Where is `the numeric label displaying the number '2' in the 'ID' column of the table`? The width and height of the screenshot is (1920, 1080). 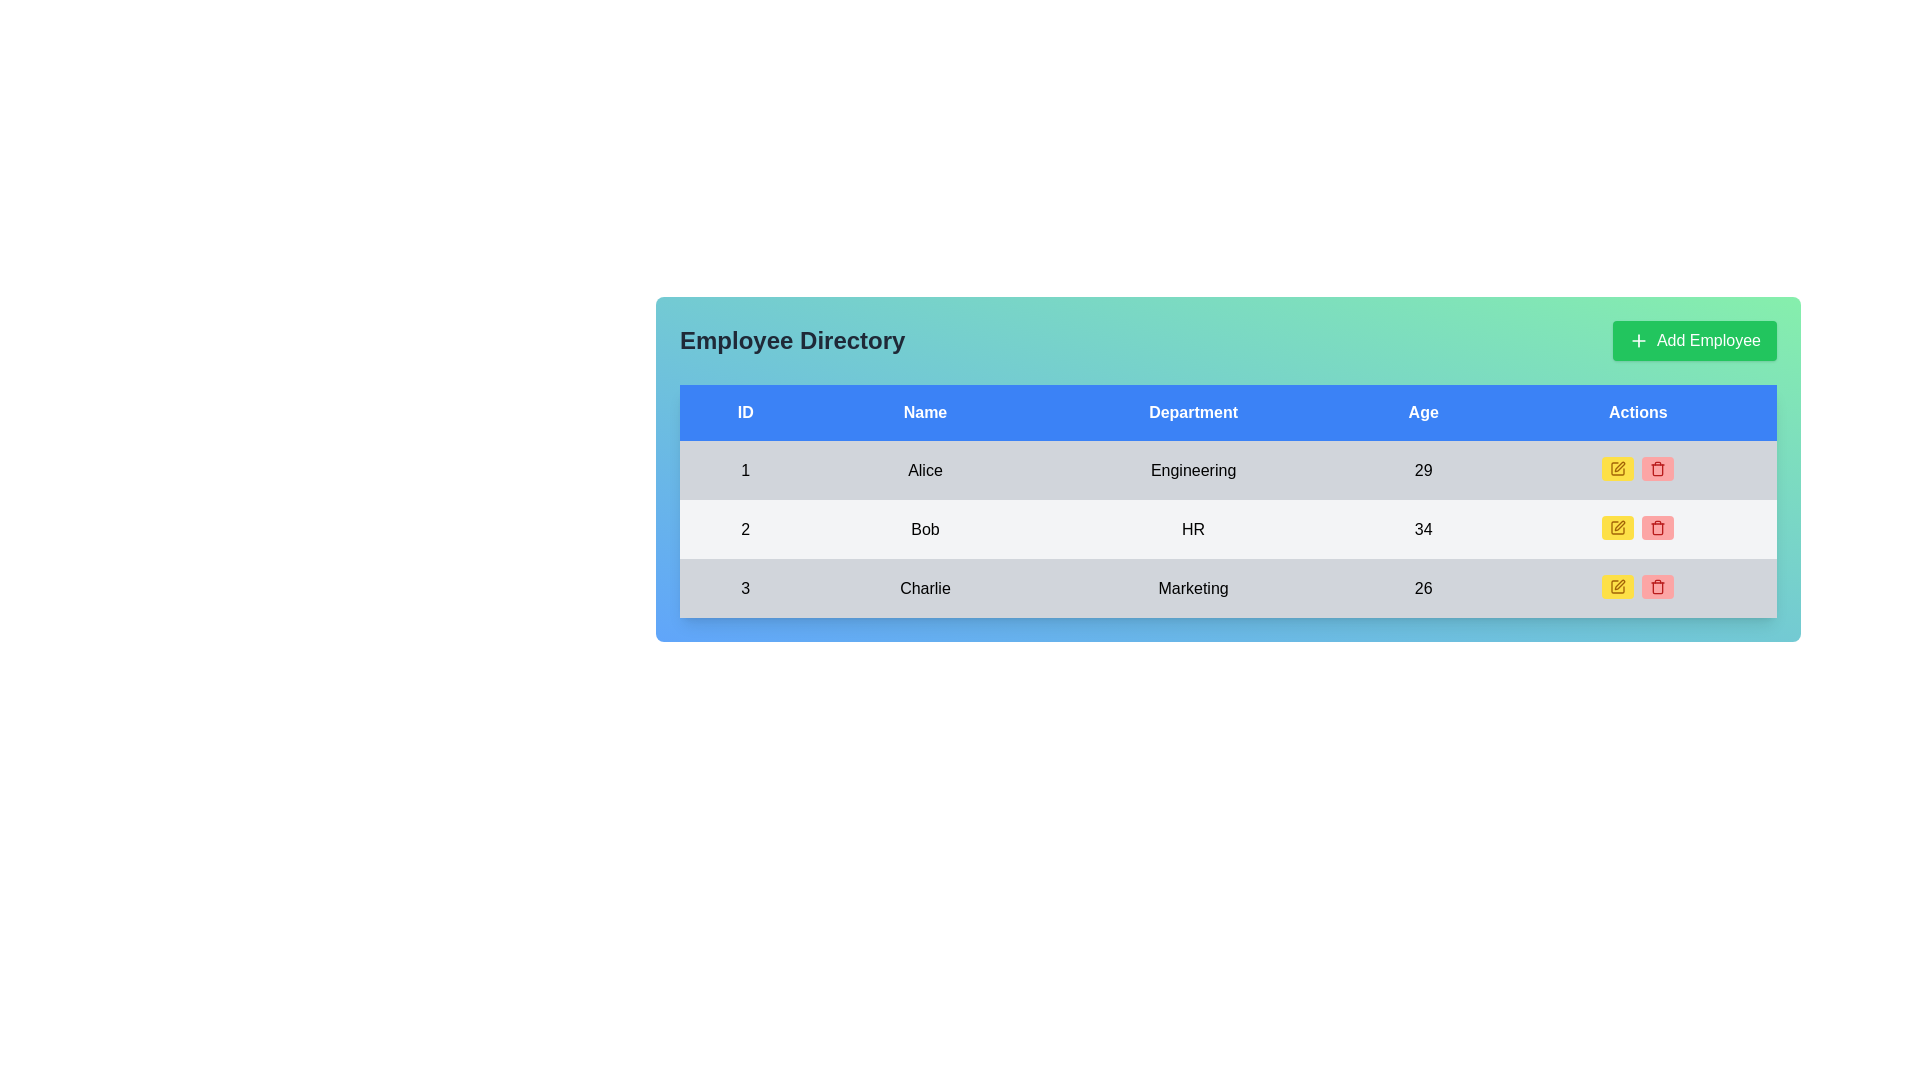 the numeric label displaying the number '2' in the 'ID' column of the table is located at coordinates (744, 528).